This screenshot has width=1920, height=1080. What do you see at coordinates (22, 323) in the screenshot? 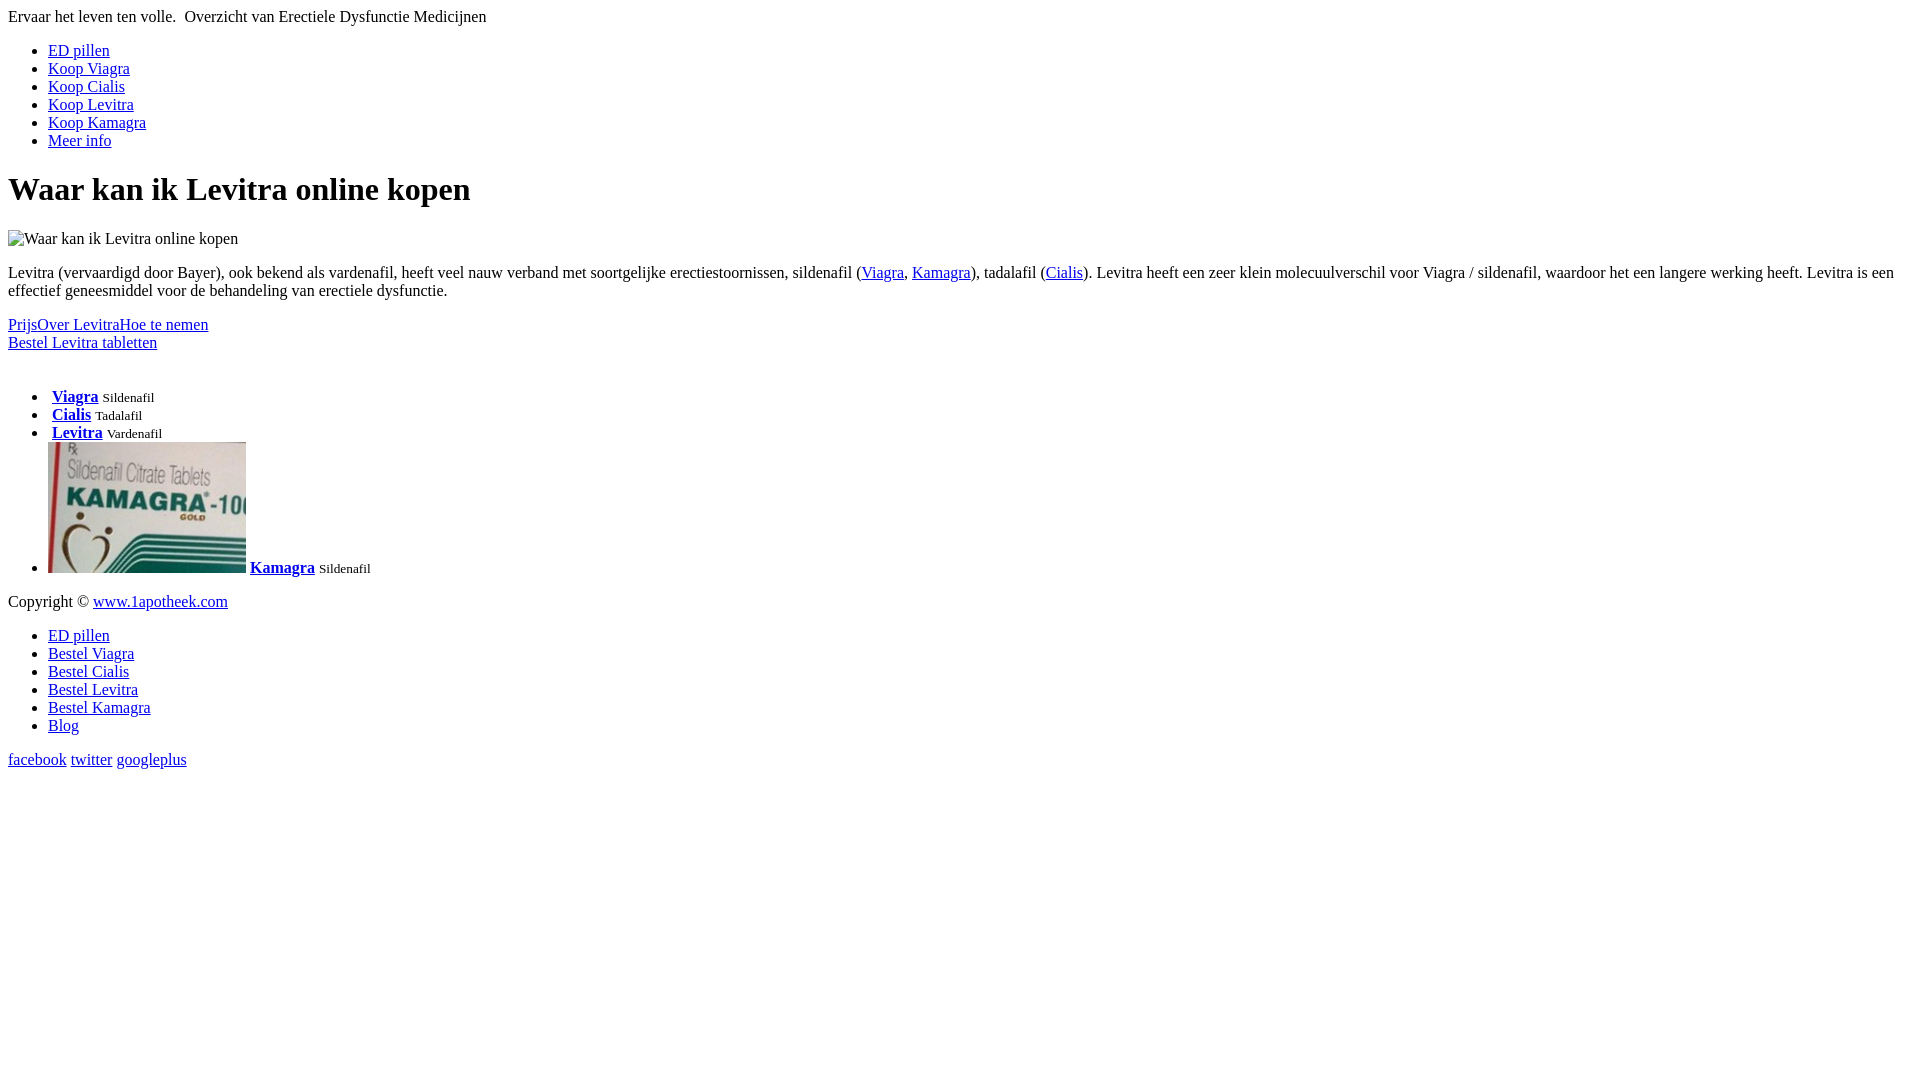
I see `'Prijs'` at bounding box center [22, 323].